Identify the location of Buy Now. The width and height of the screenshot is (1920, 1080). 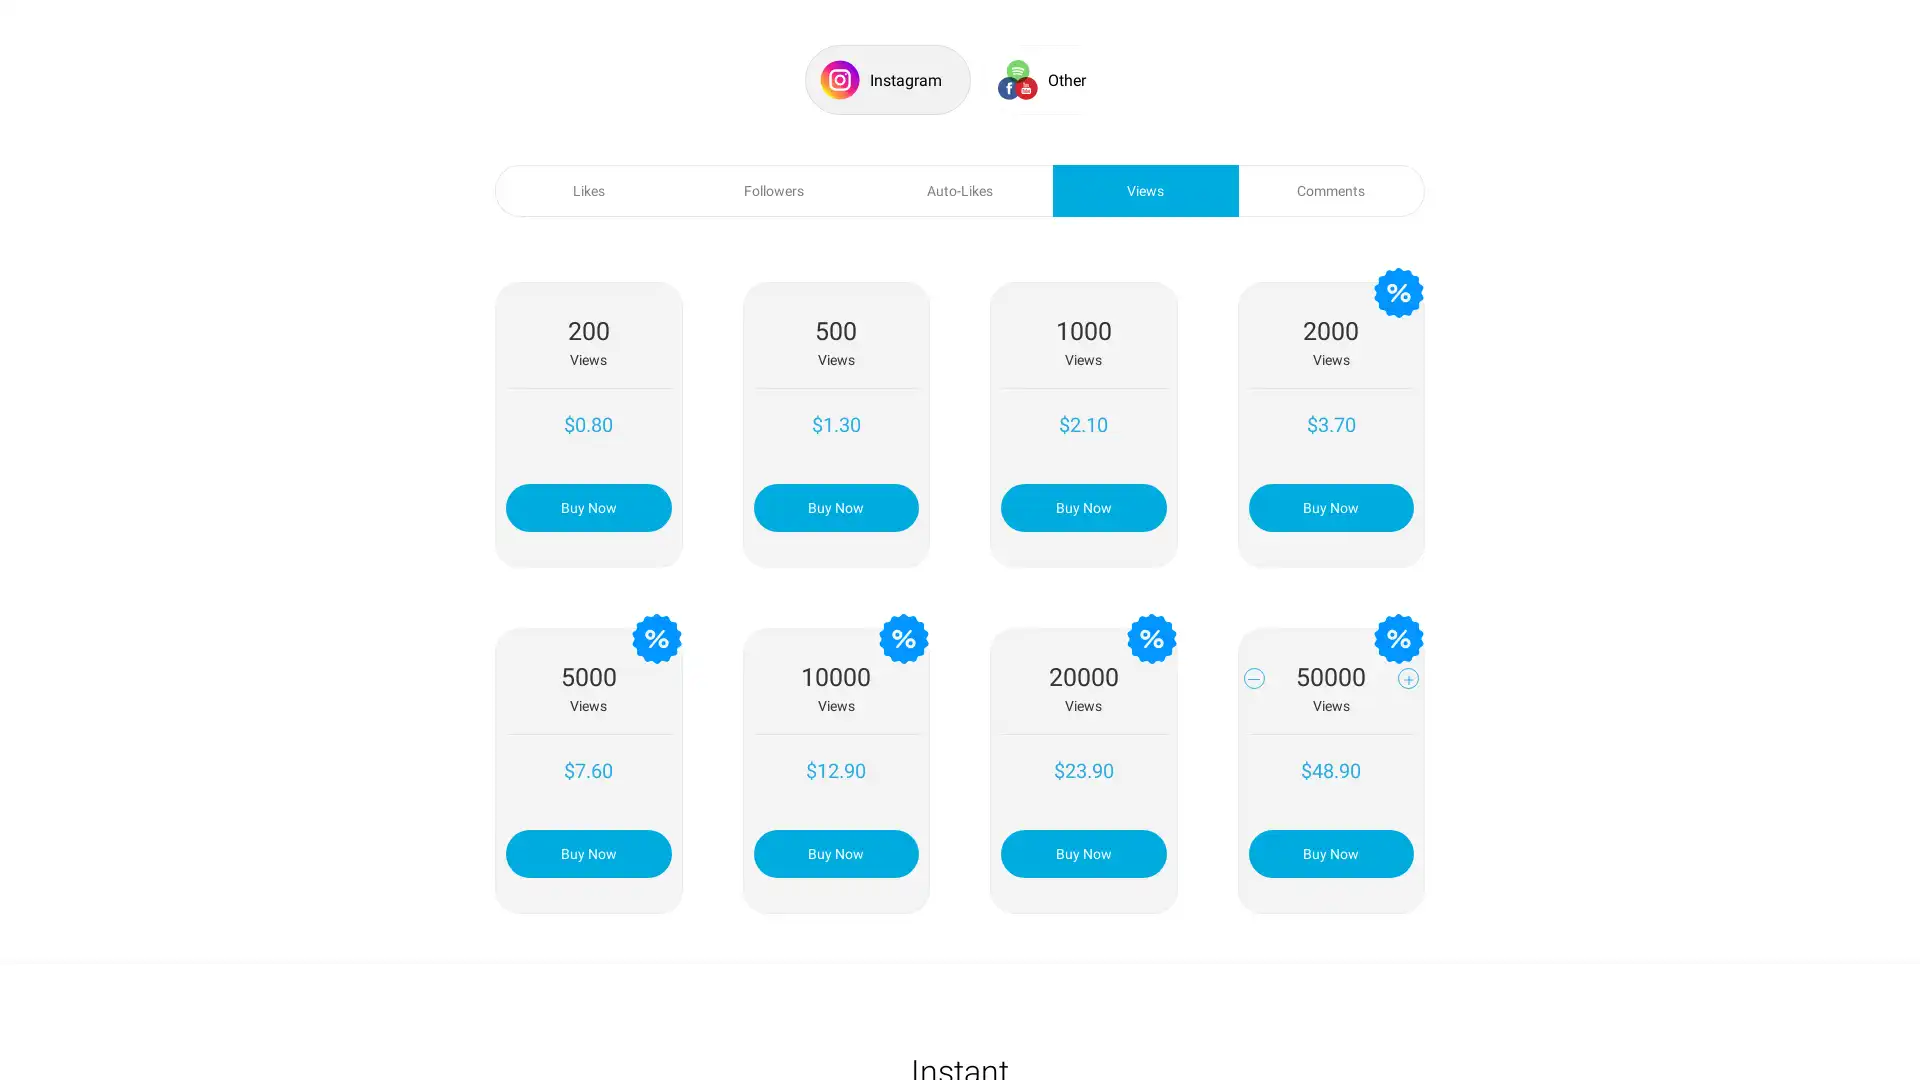
(835, 505).